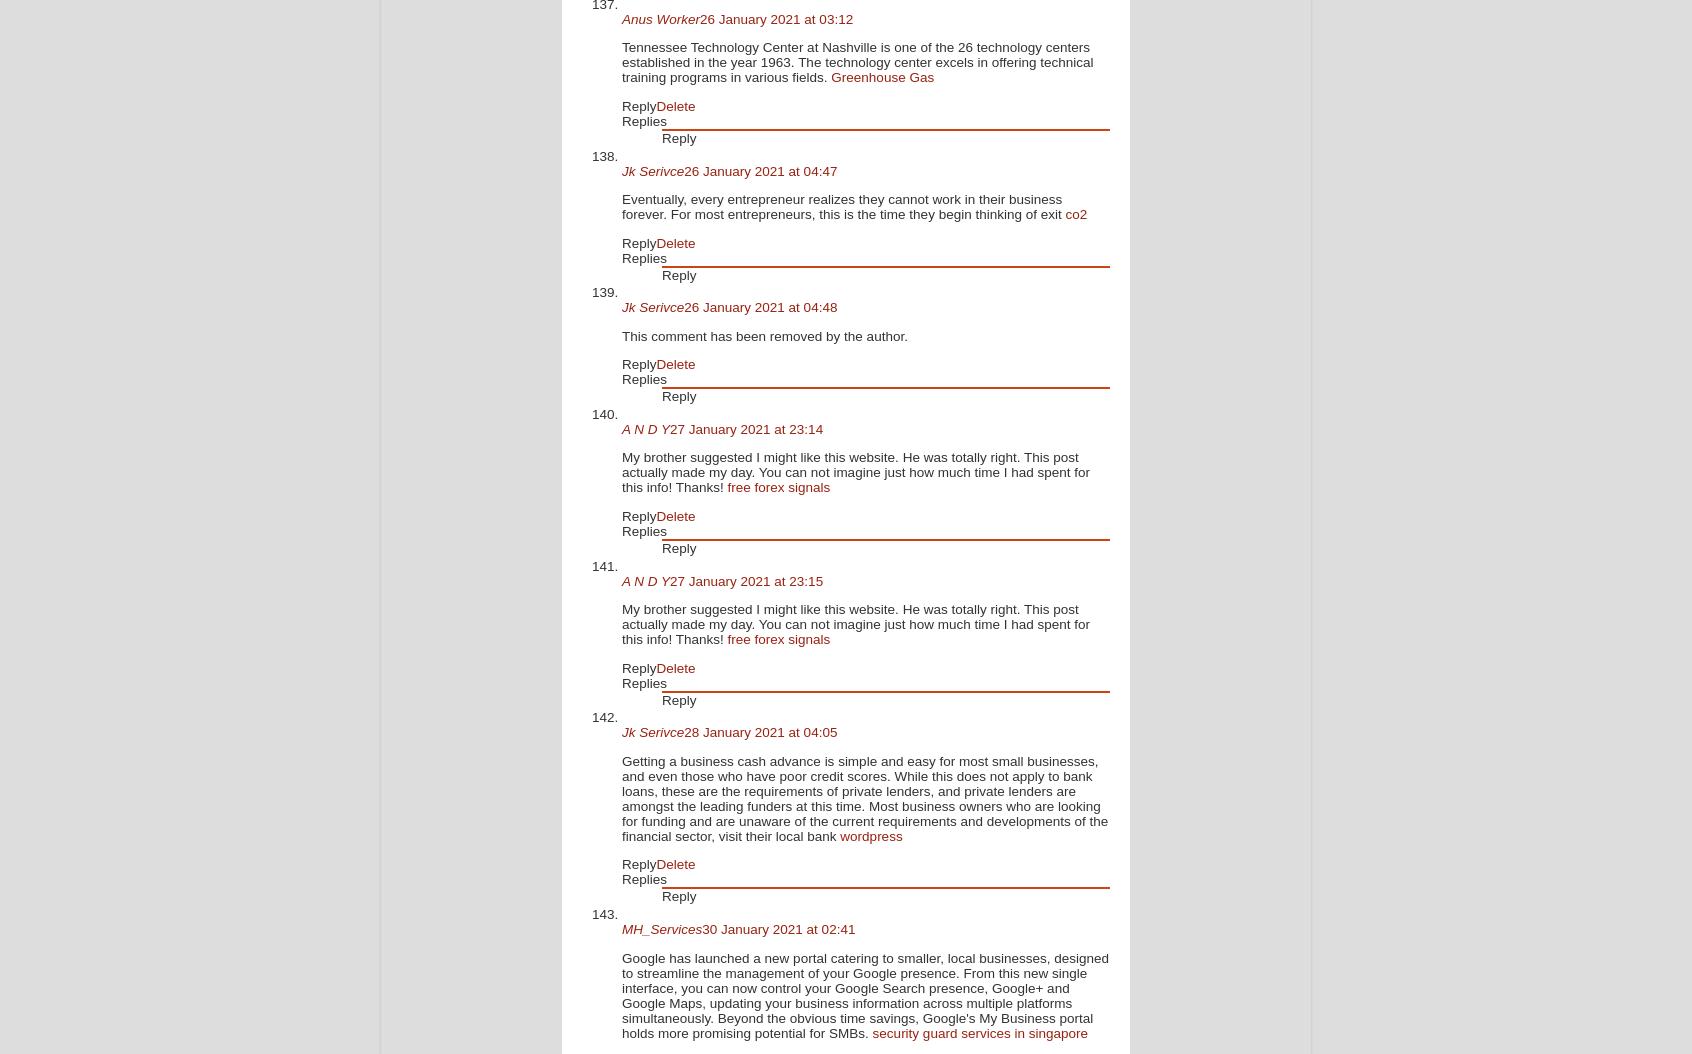 The image size is (1692, 1054). I want to click on 'Google has launched a new portal catering to smaller, local businesses, designed to streamline the management of your Google presence. From this new single interface, you can now control your Google Search presence, Google+ and Google Maps, updating your business information across multiple platforms simultaneously. Beyond the obvious time savings, Google's My Business portal holds more promising potential for SMBs.', so click(864, 994).